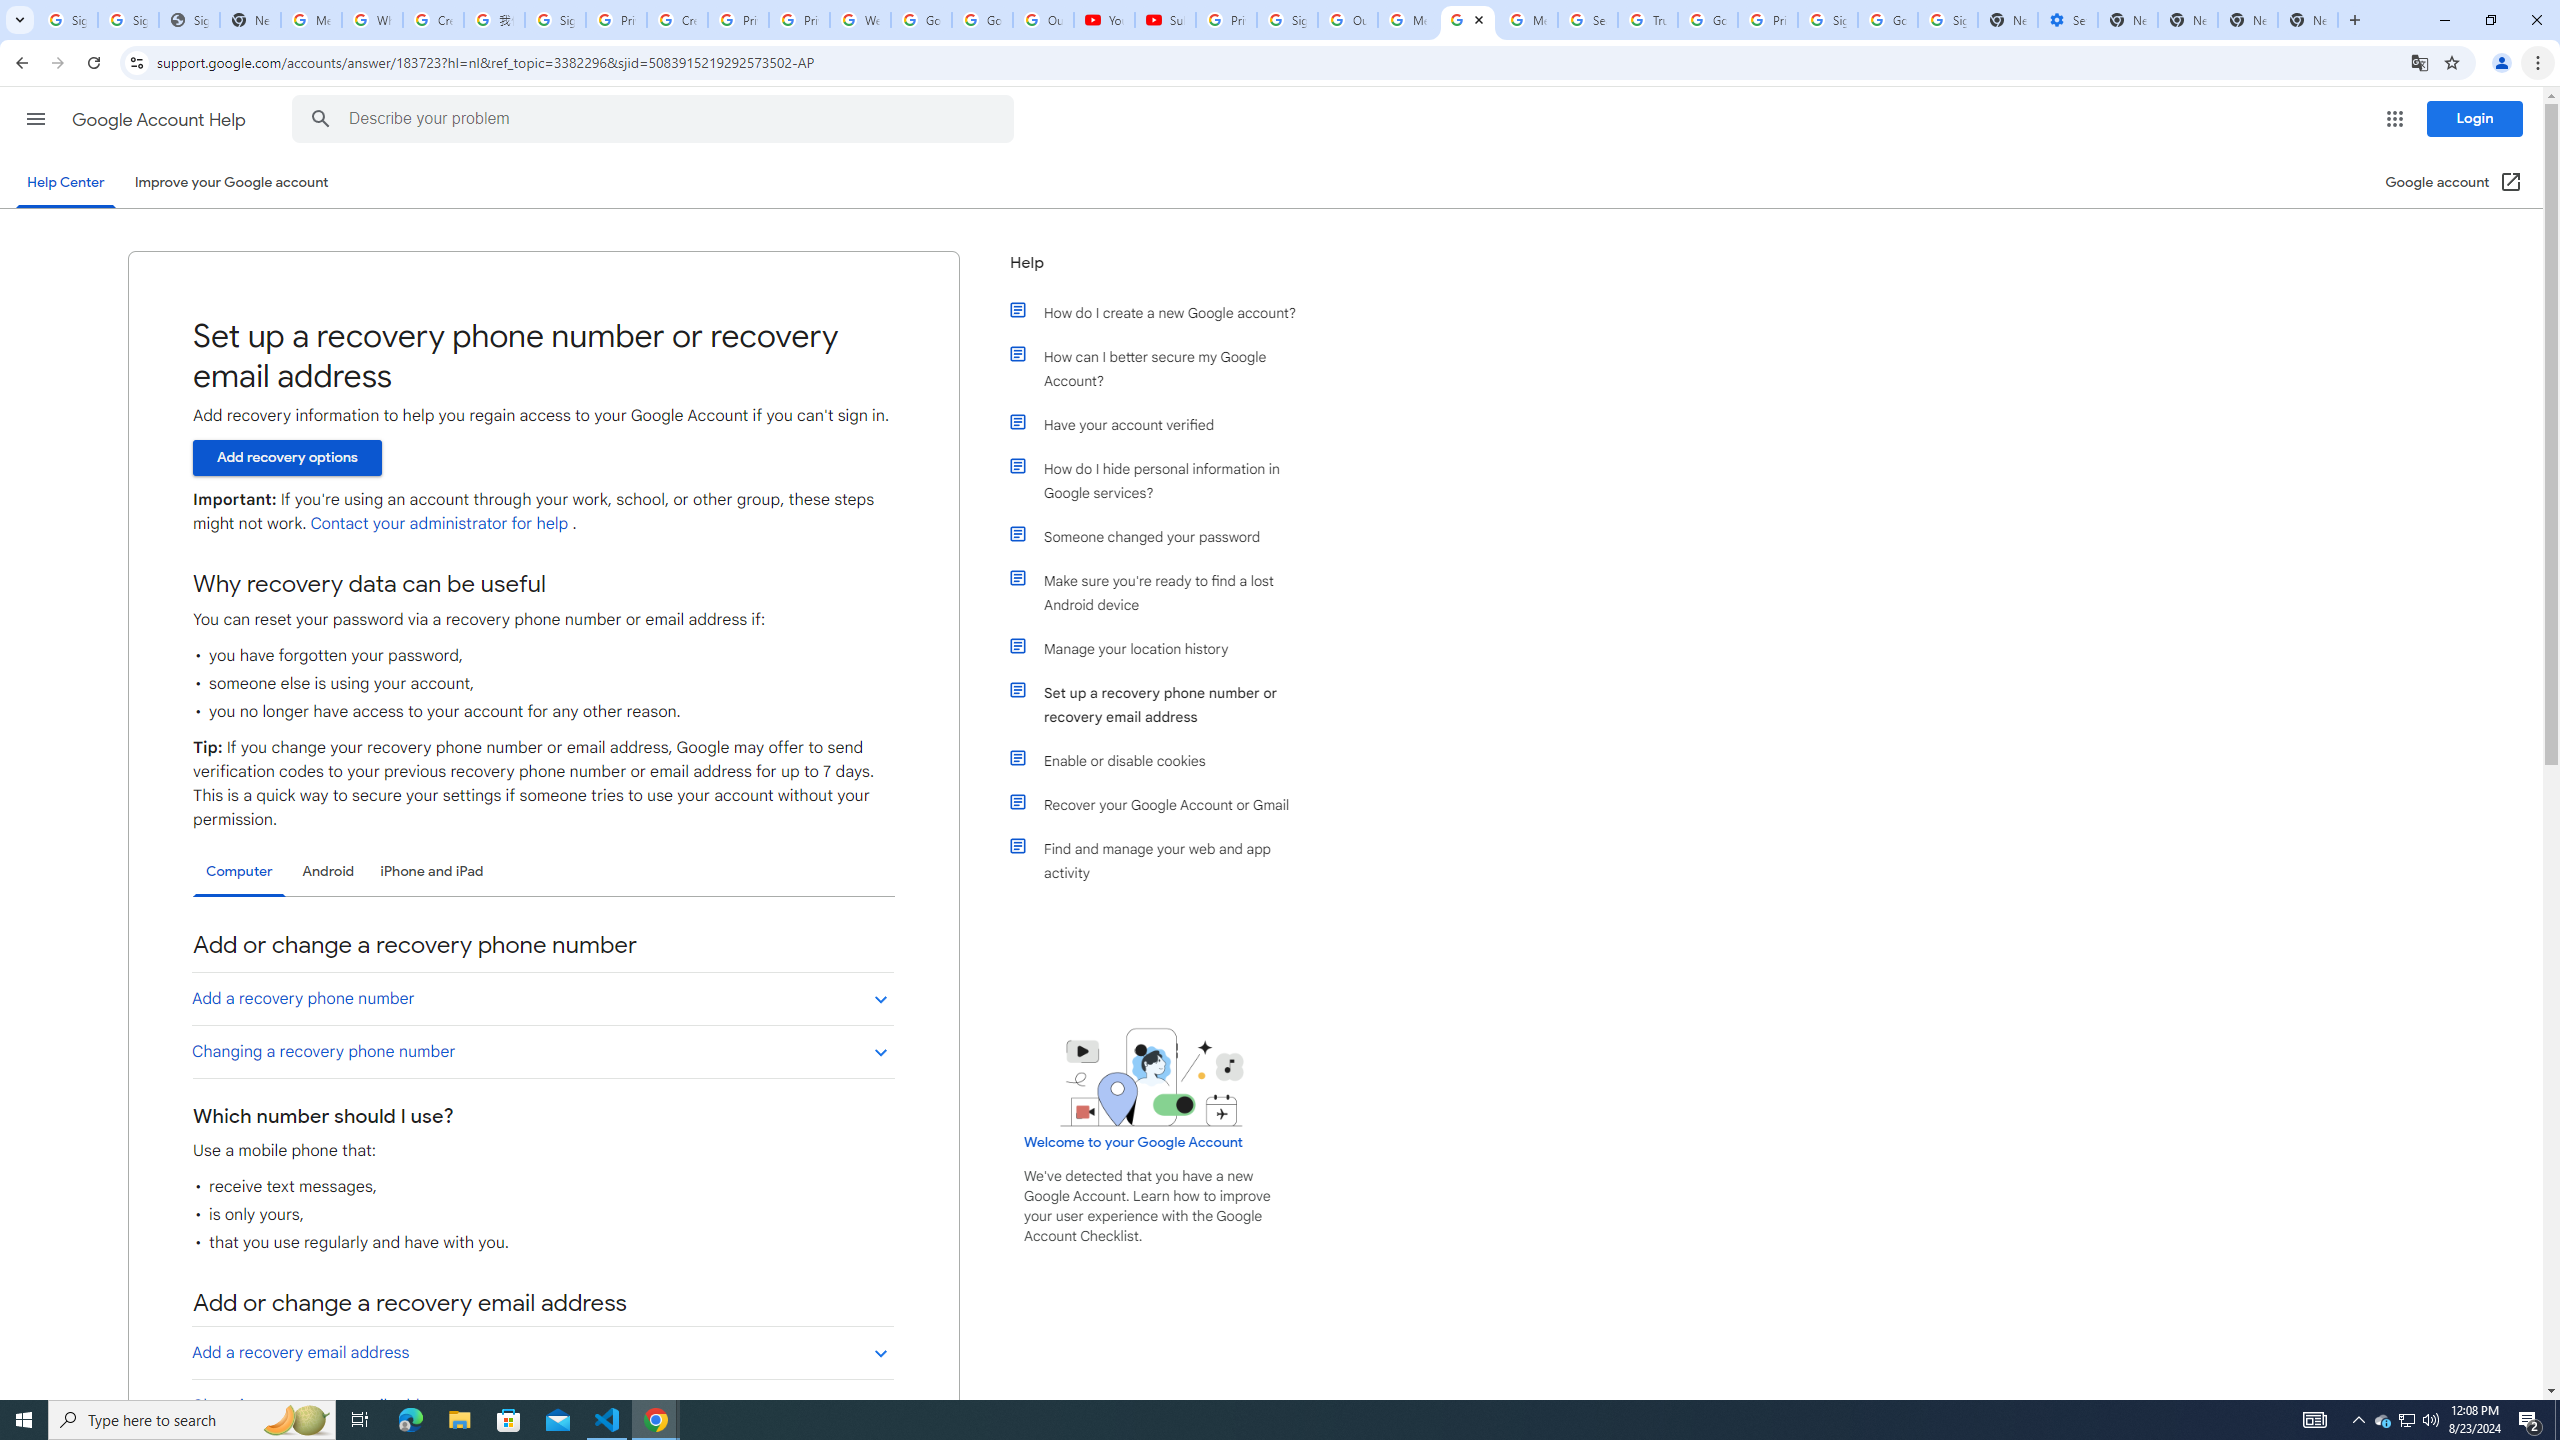 This screenshot has width=2560, height=1440. Describe the element at coordinates (1647, 19) in the screenshot. I see `'Trusted Information and Content - Google Safety Center'` at that location.